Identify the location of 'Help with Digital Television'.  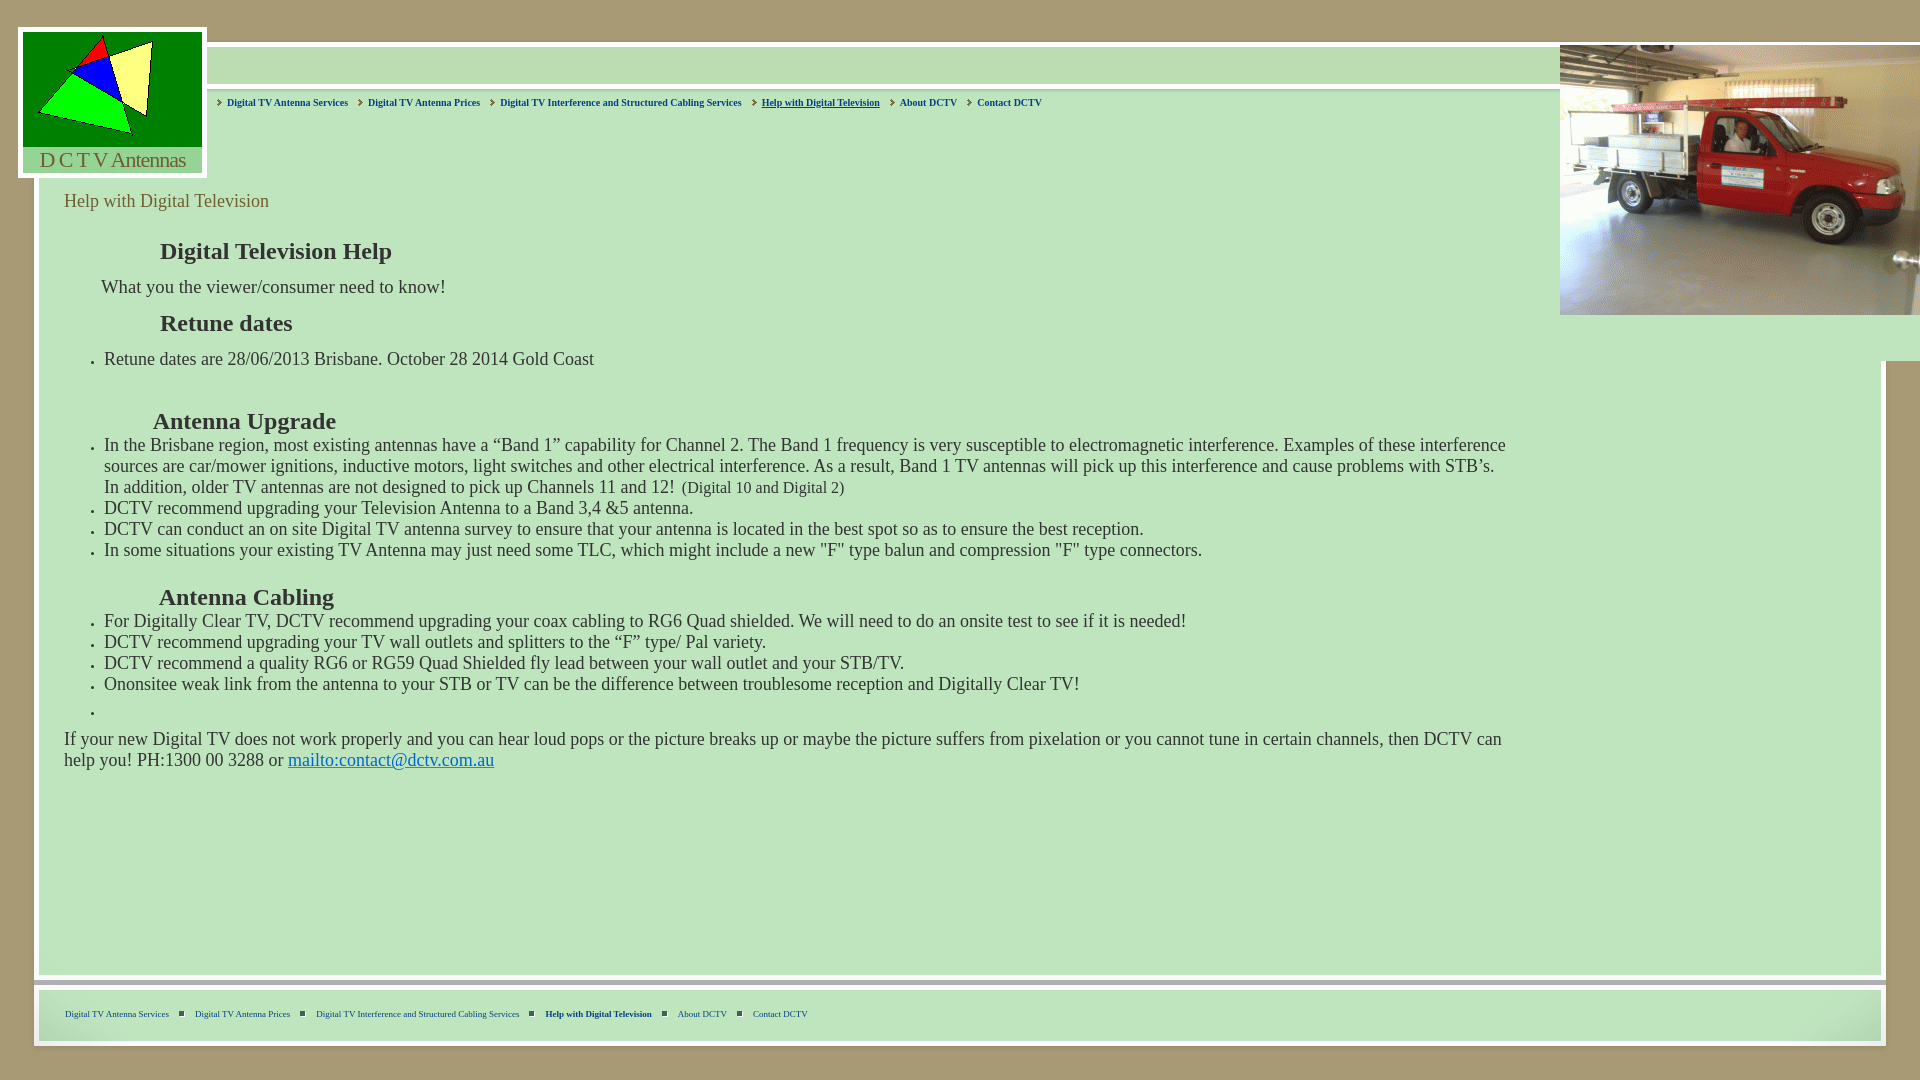
(597, 1013).